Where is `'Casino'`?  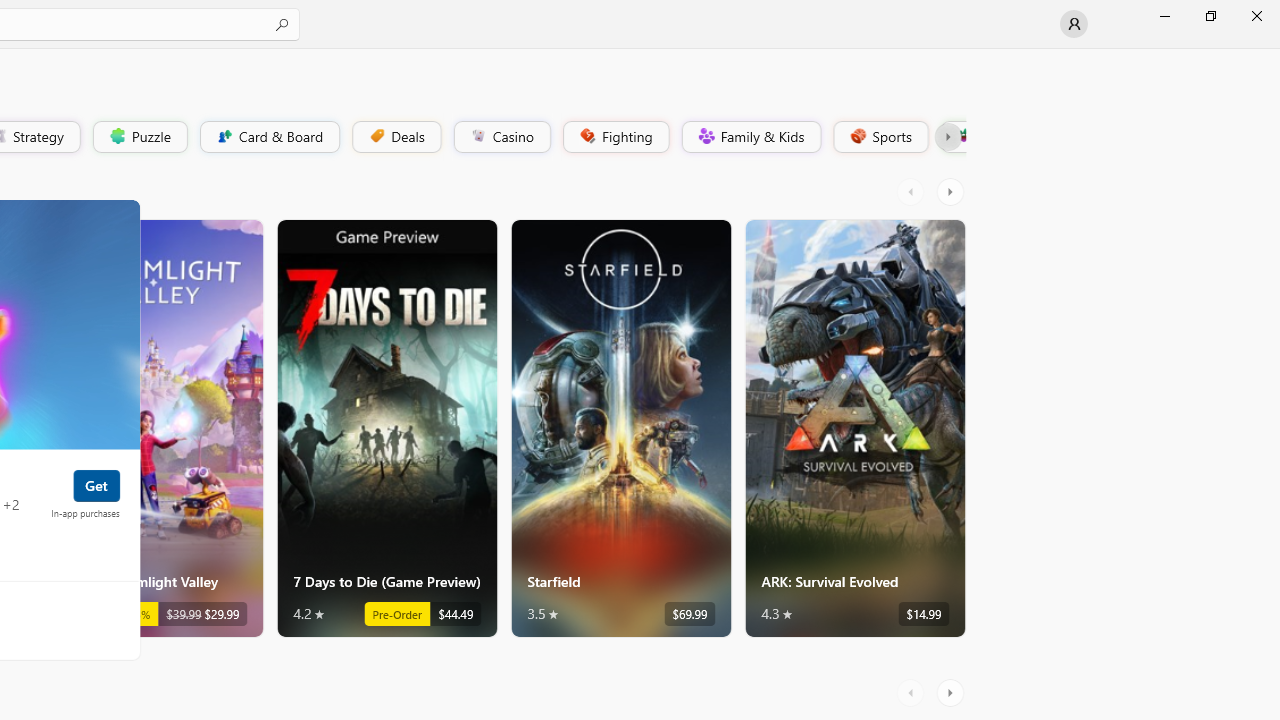 'Casino' is located at coordinates (501, 135).